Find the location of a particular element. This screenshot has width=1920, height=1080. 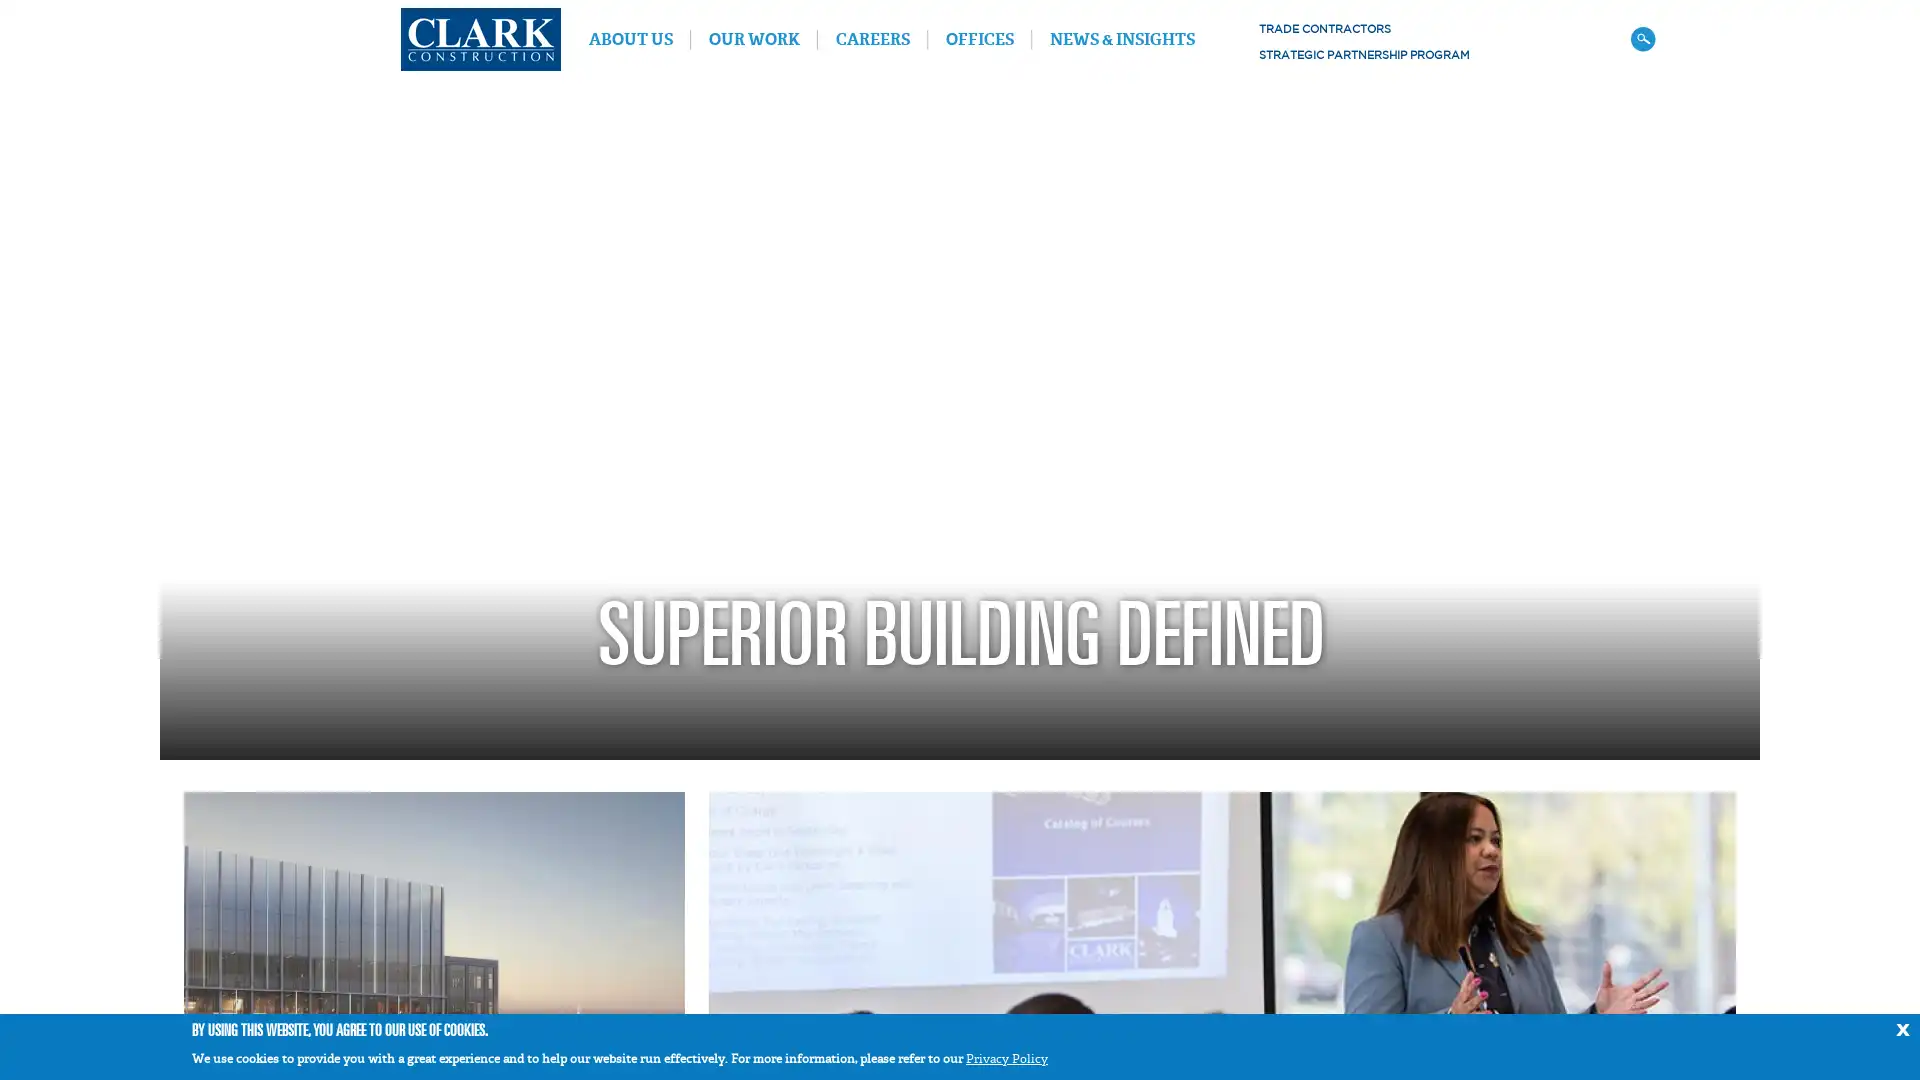

Privacy Policy is located at coordinates (1007, 1058).